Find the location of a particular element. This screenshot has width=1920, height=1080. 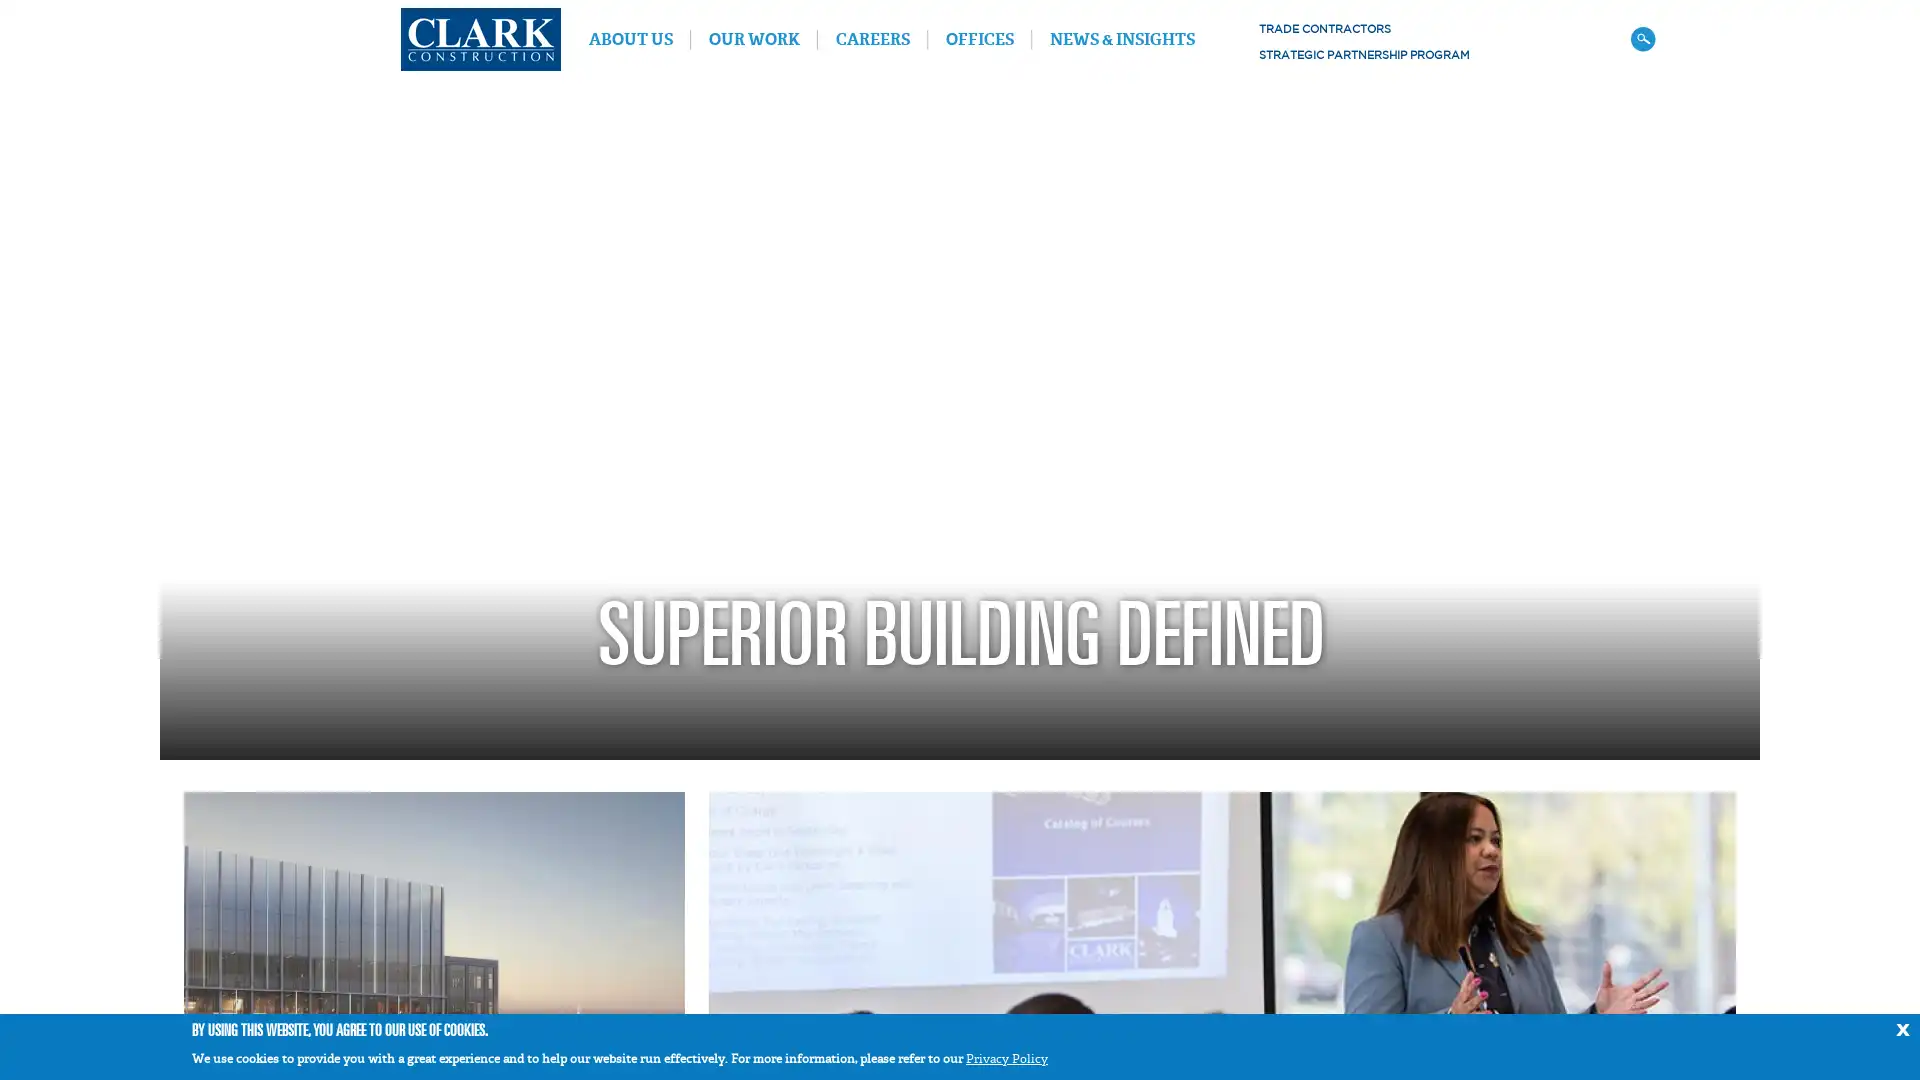

Privacy Policy is located at coordinates (1007, 1058).